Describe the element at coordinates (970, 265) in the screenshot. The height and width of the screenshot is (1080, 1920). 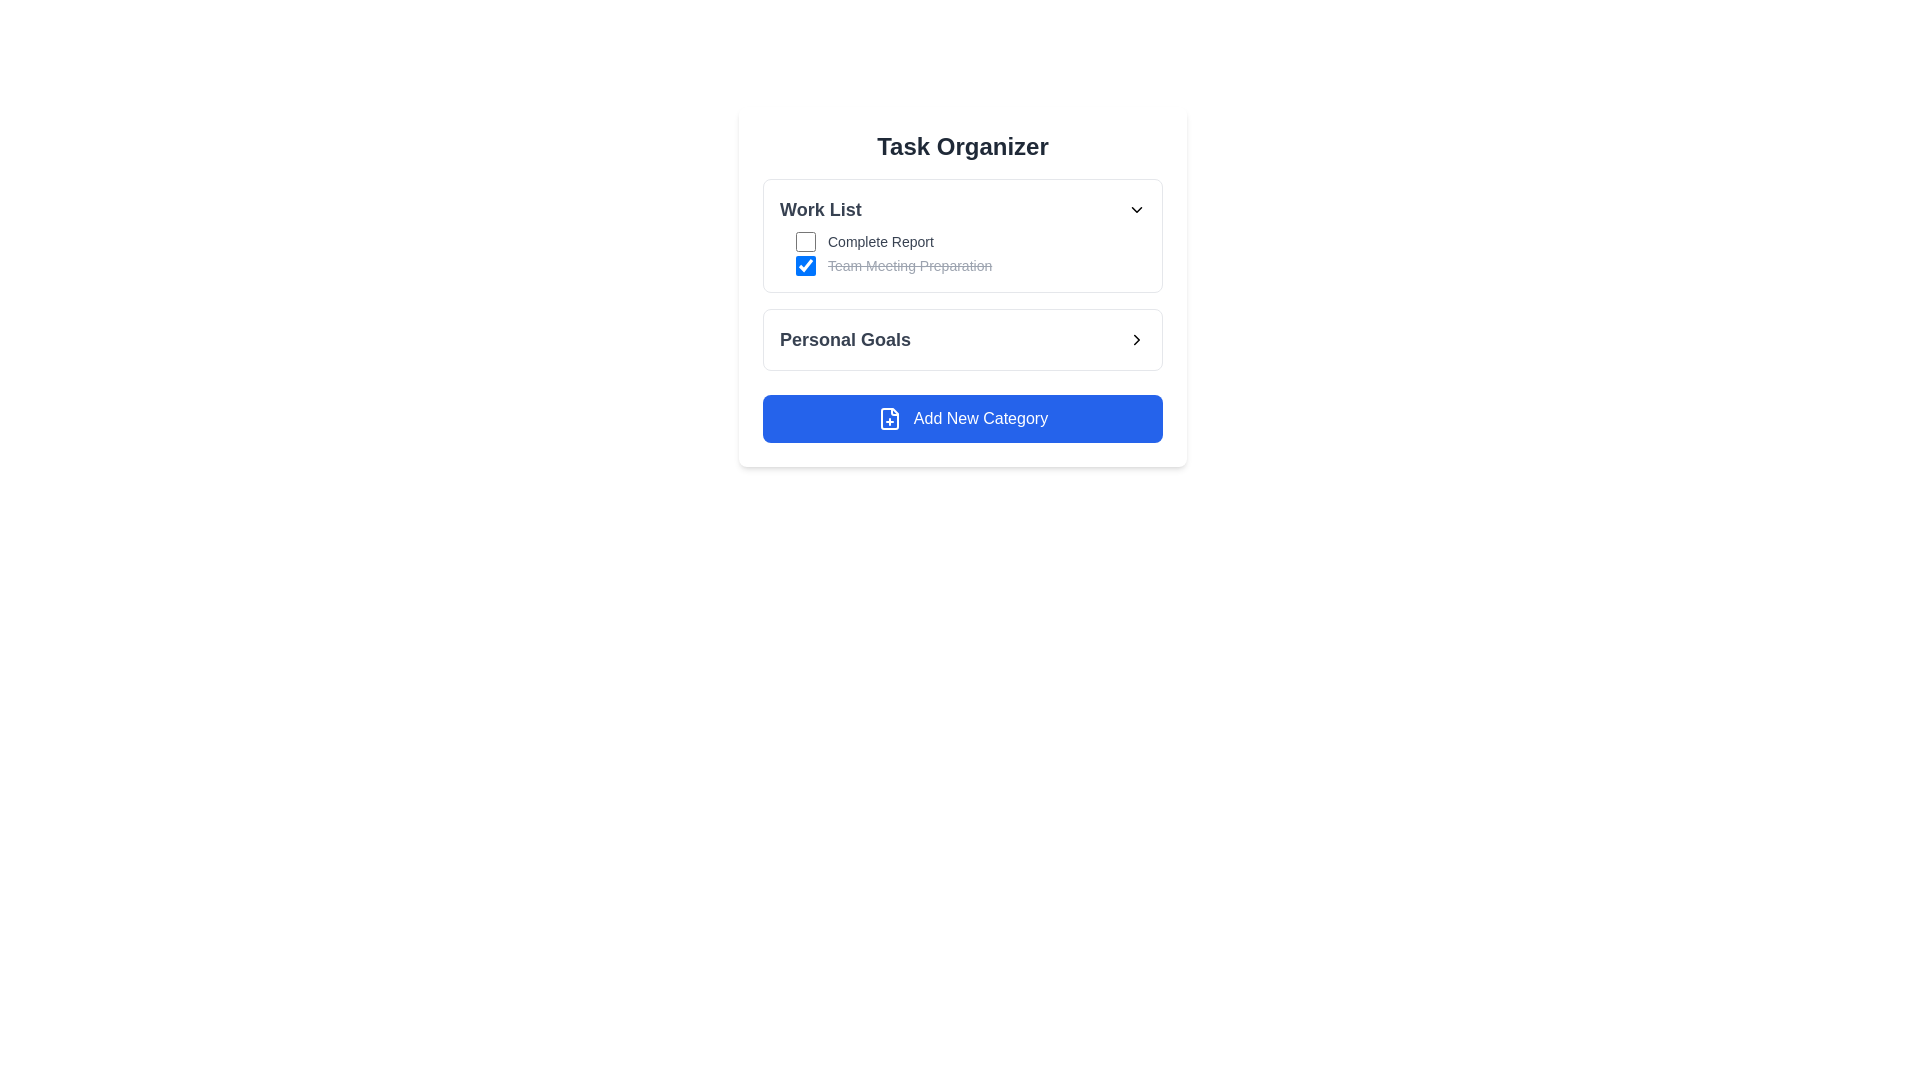
I see `the task label of the completed task in the 'Work List' section` at that location.